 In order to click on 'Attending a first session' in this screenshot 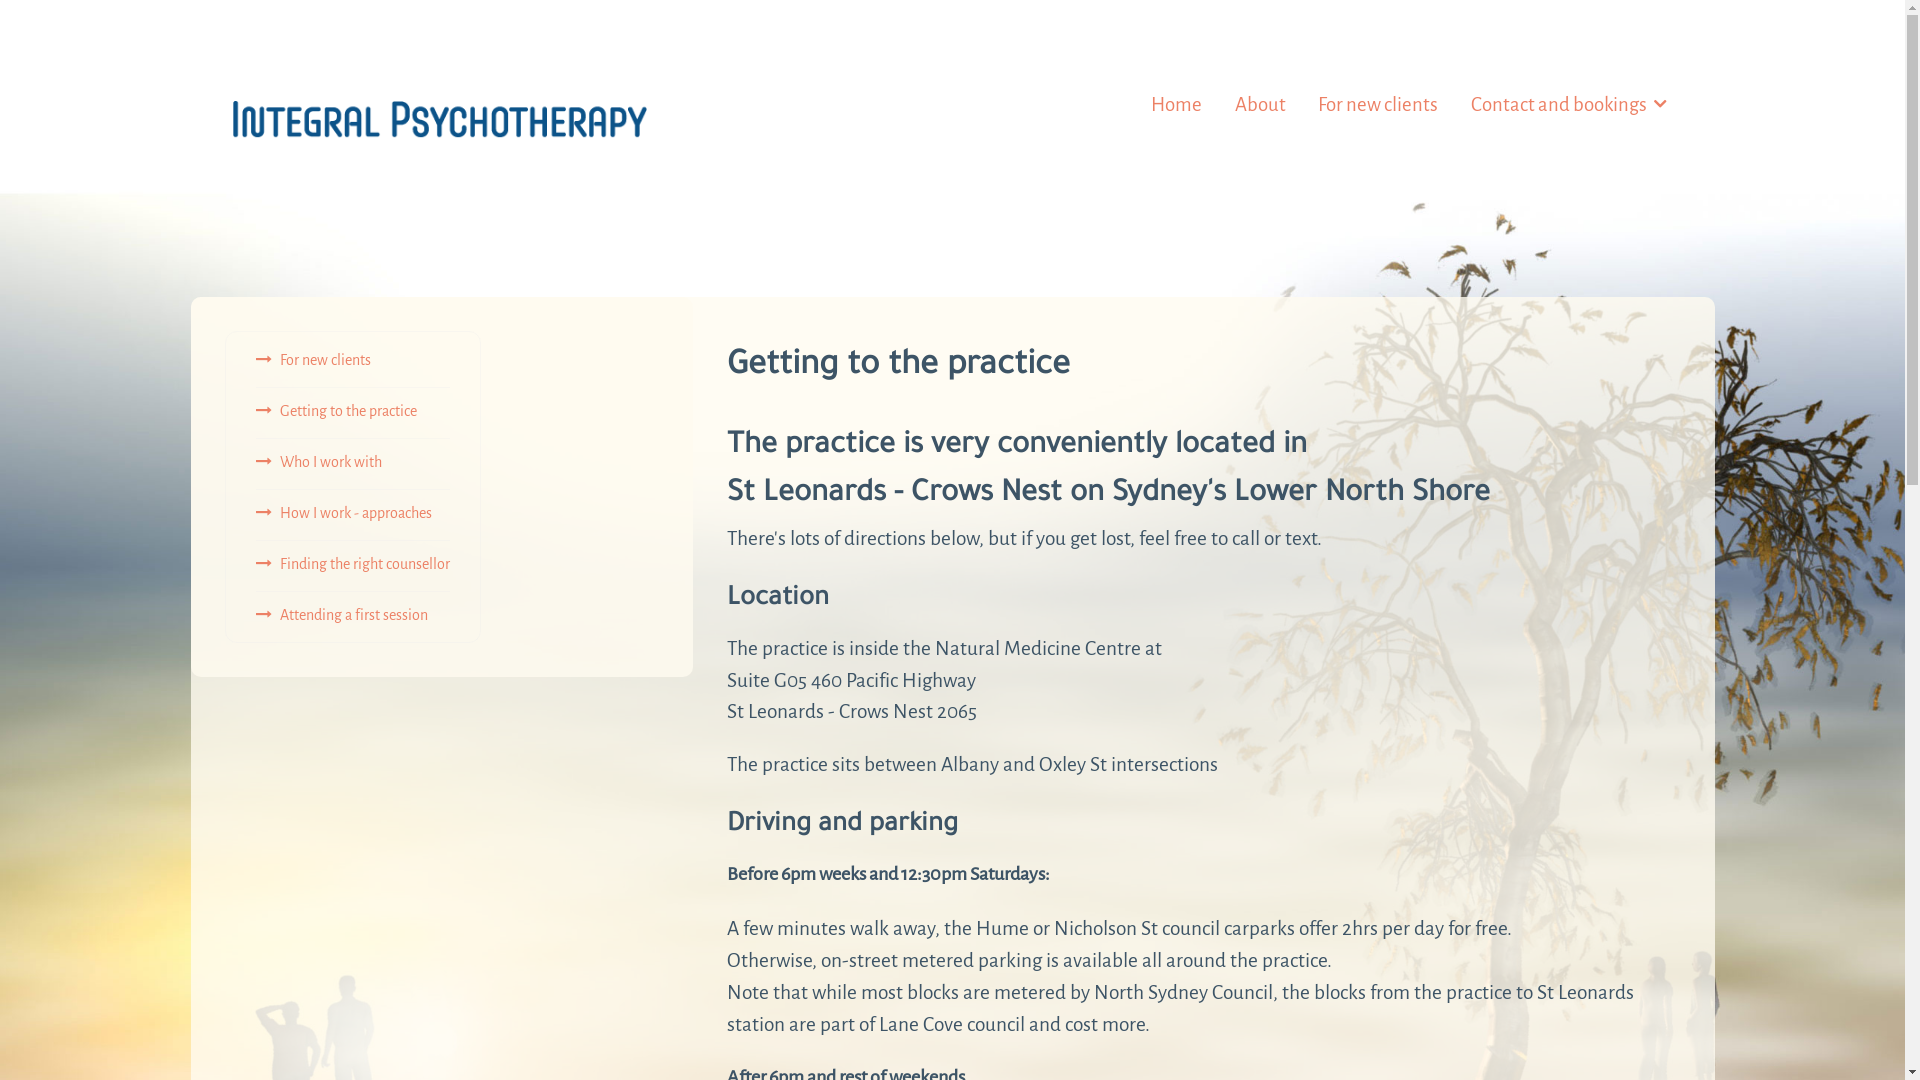, I will do `click(341, 613)`.